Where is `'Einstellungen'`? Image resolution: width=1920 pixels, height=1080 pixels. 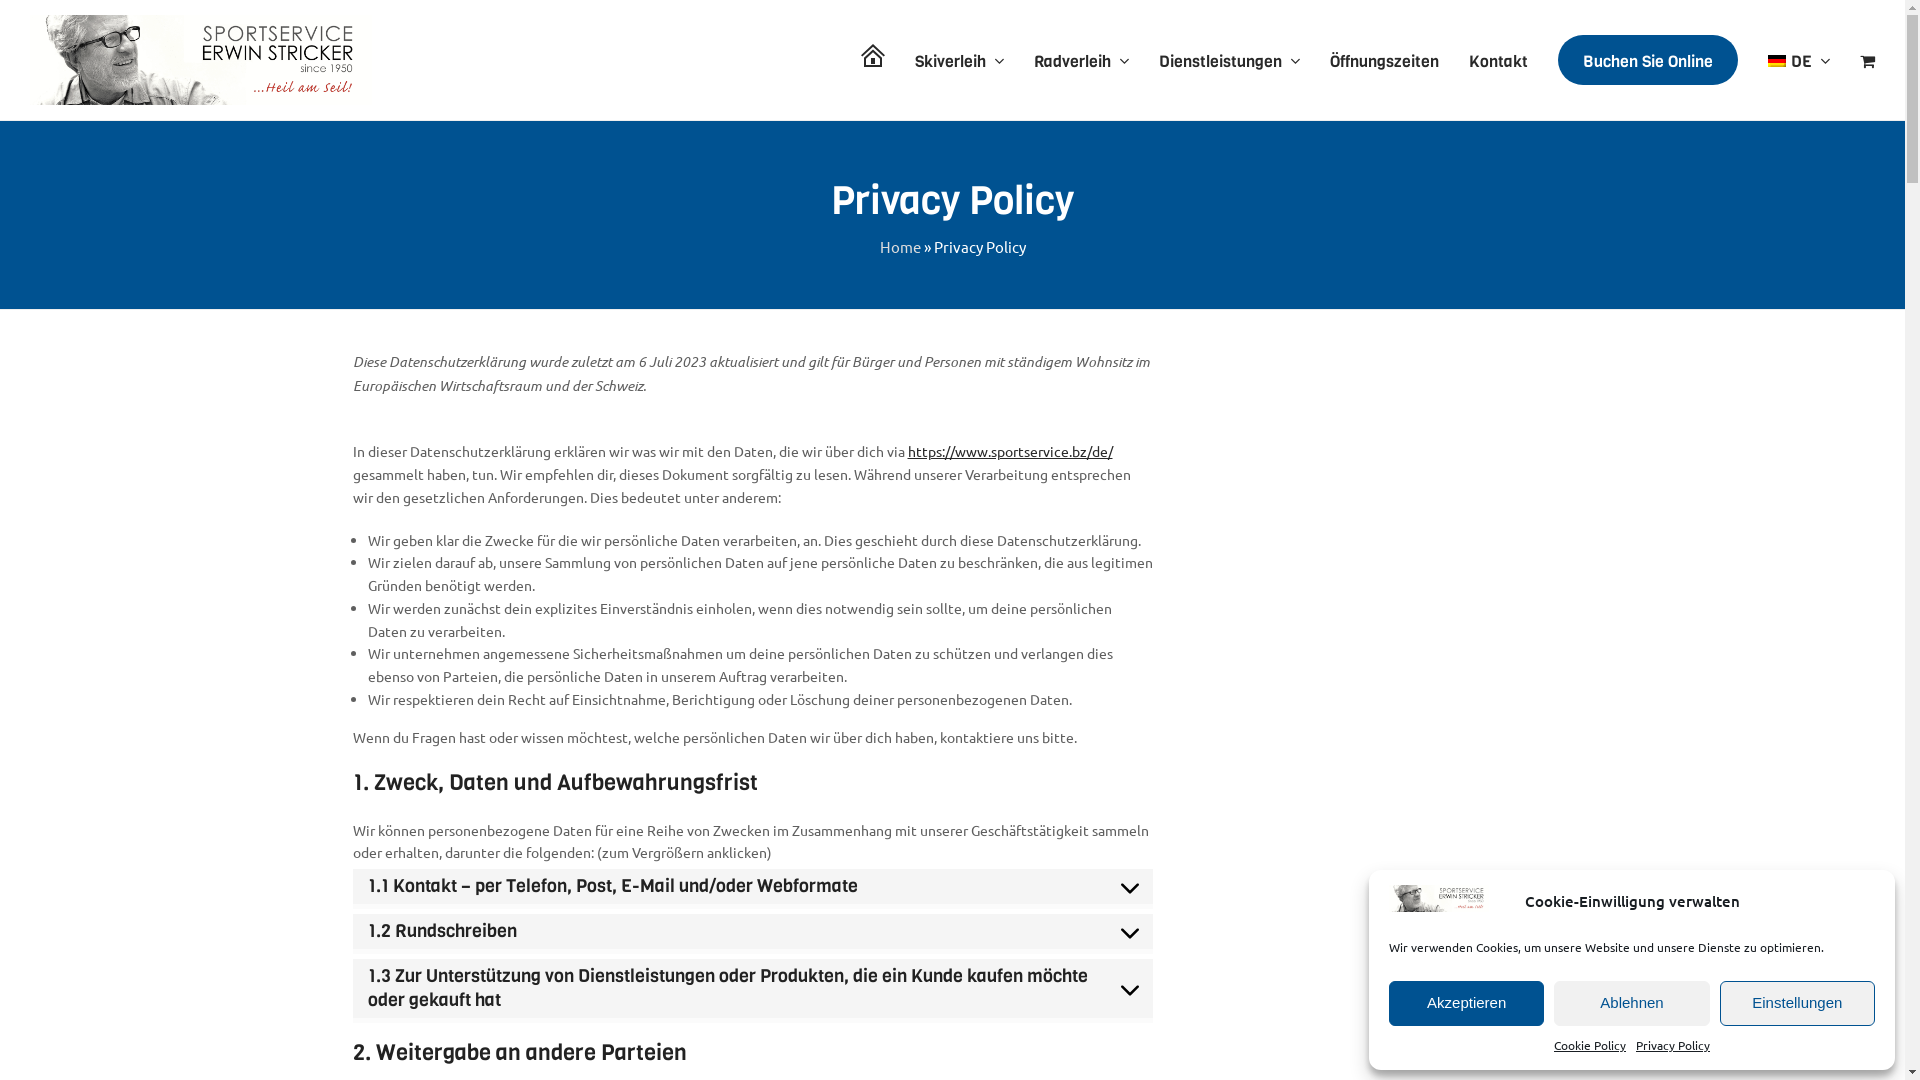
'Einstellungen' is located at coordinates (1797, 1002).